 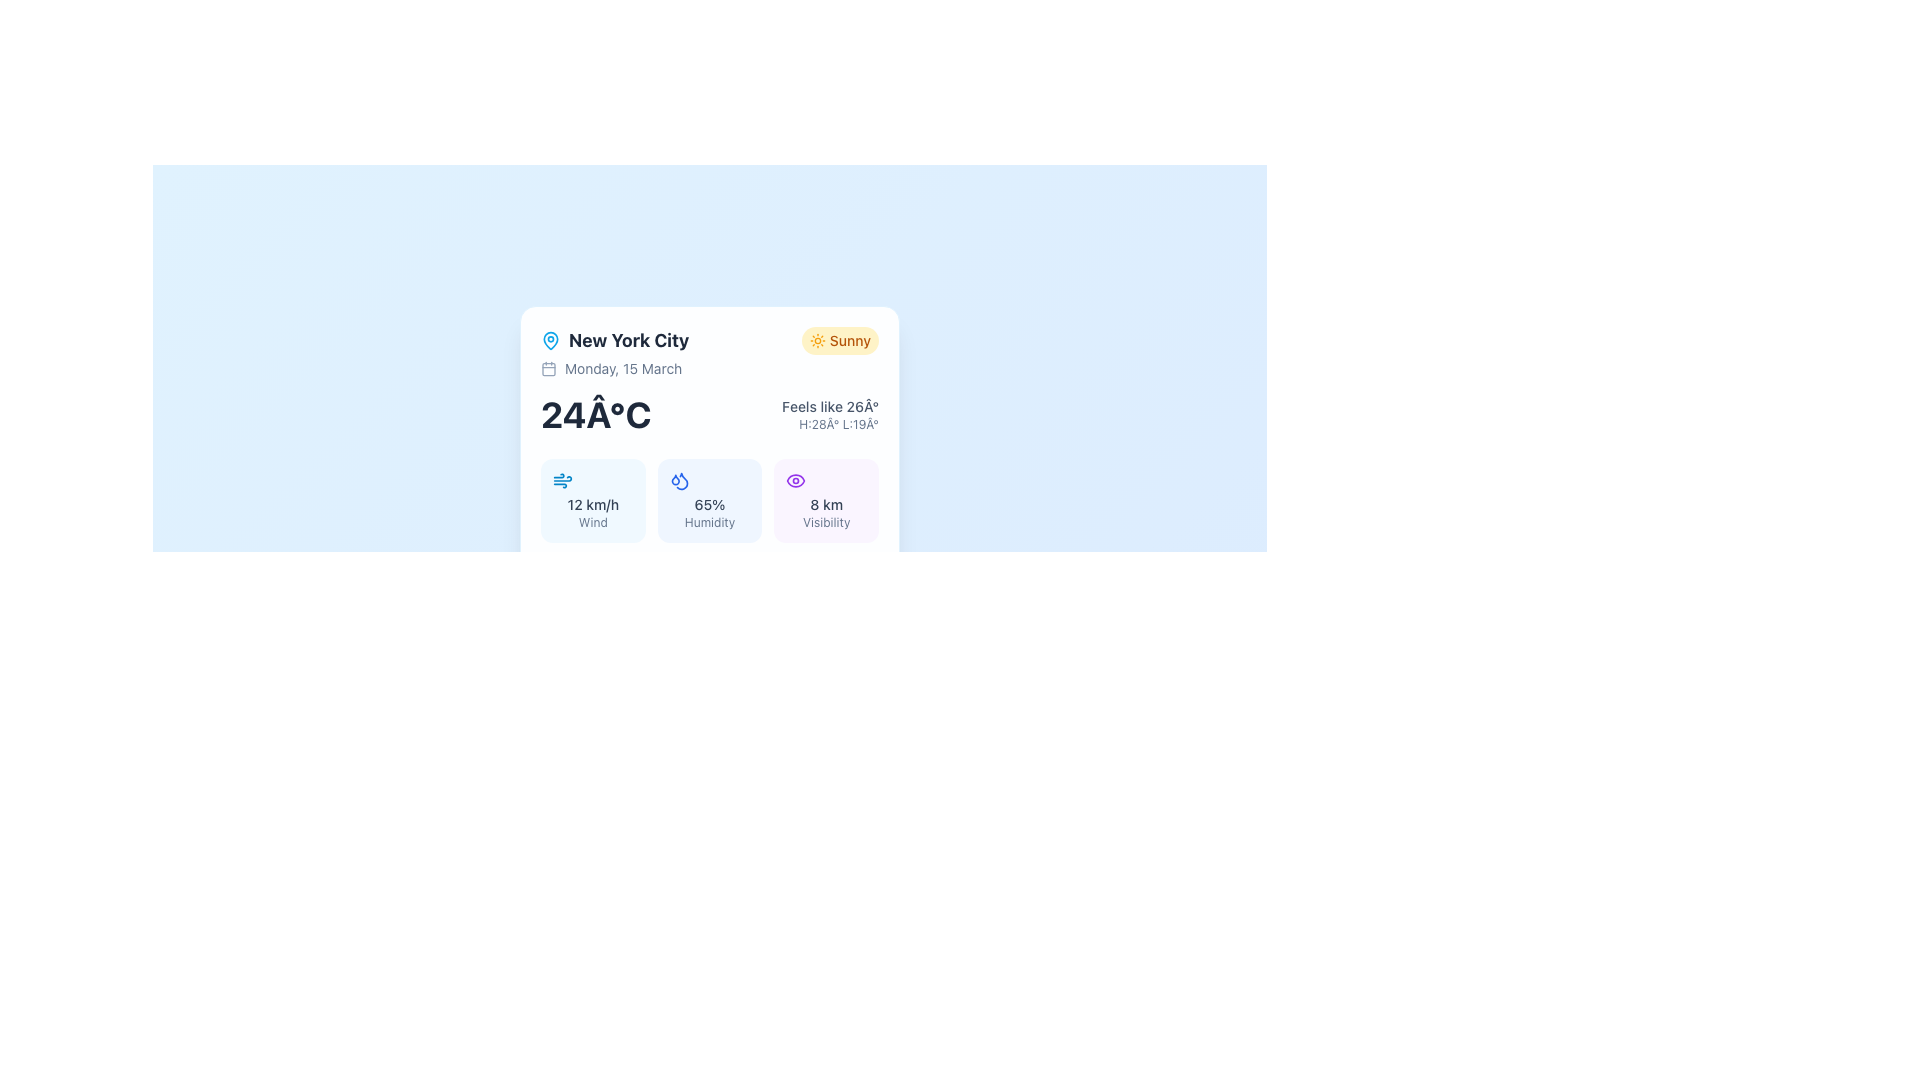 I want to click on the Date display label with an icon located directly below the 'New York City' label, providing contextual date information, so click(x=614, y=369).